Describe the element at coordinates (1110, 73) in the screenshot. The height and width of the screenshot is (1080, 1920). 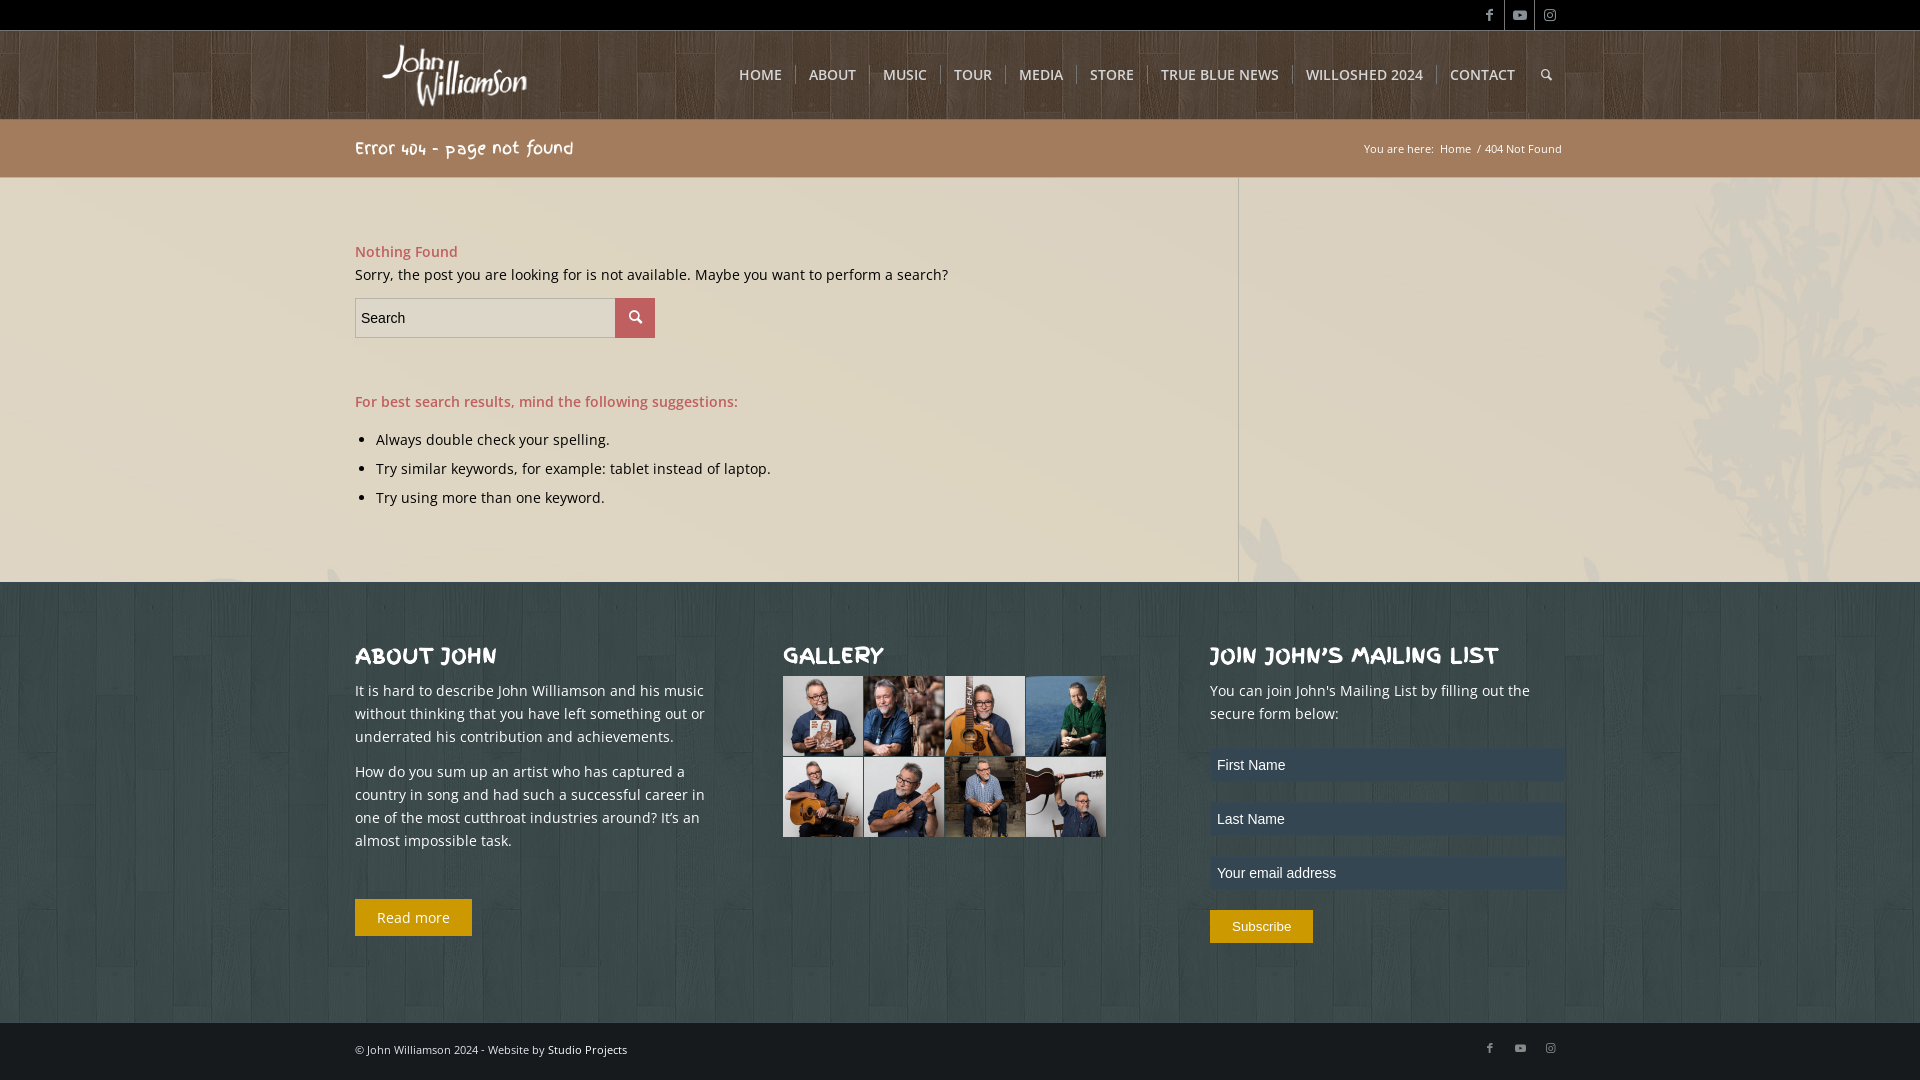
I see `'STORE'` at that location.